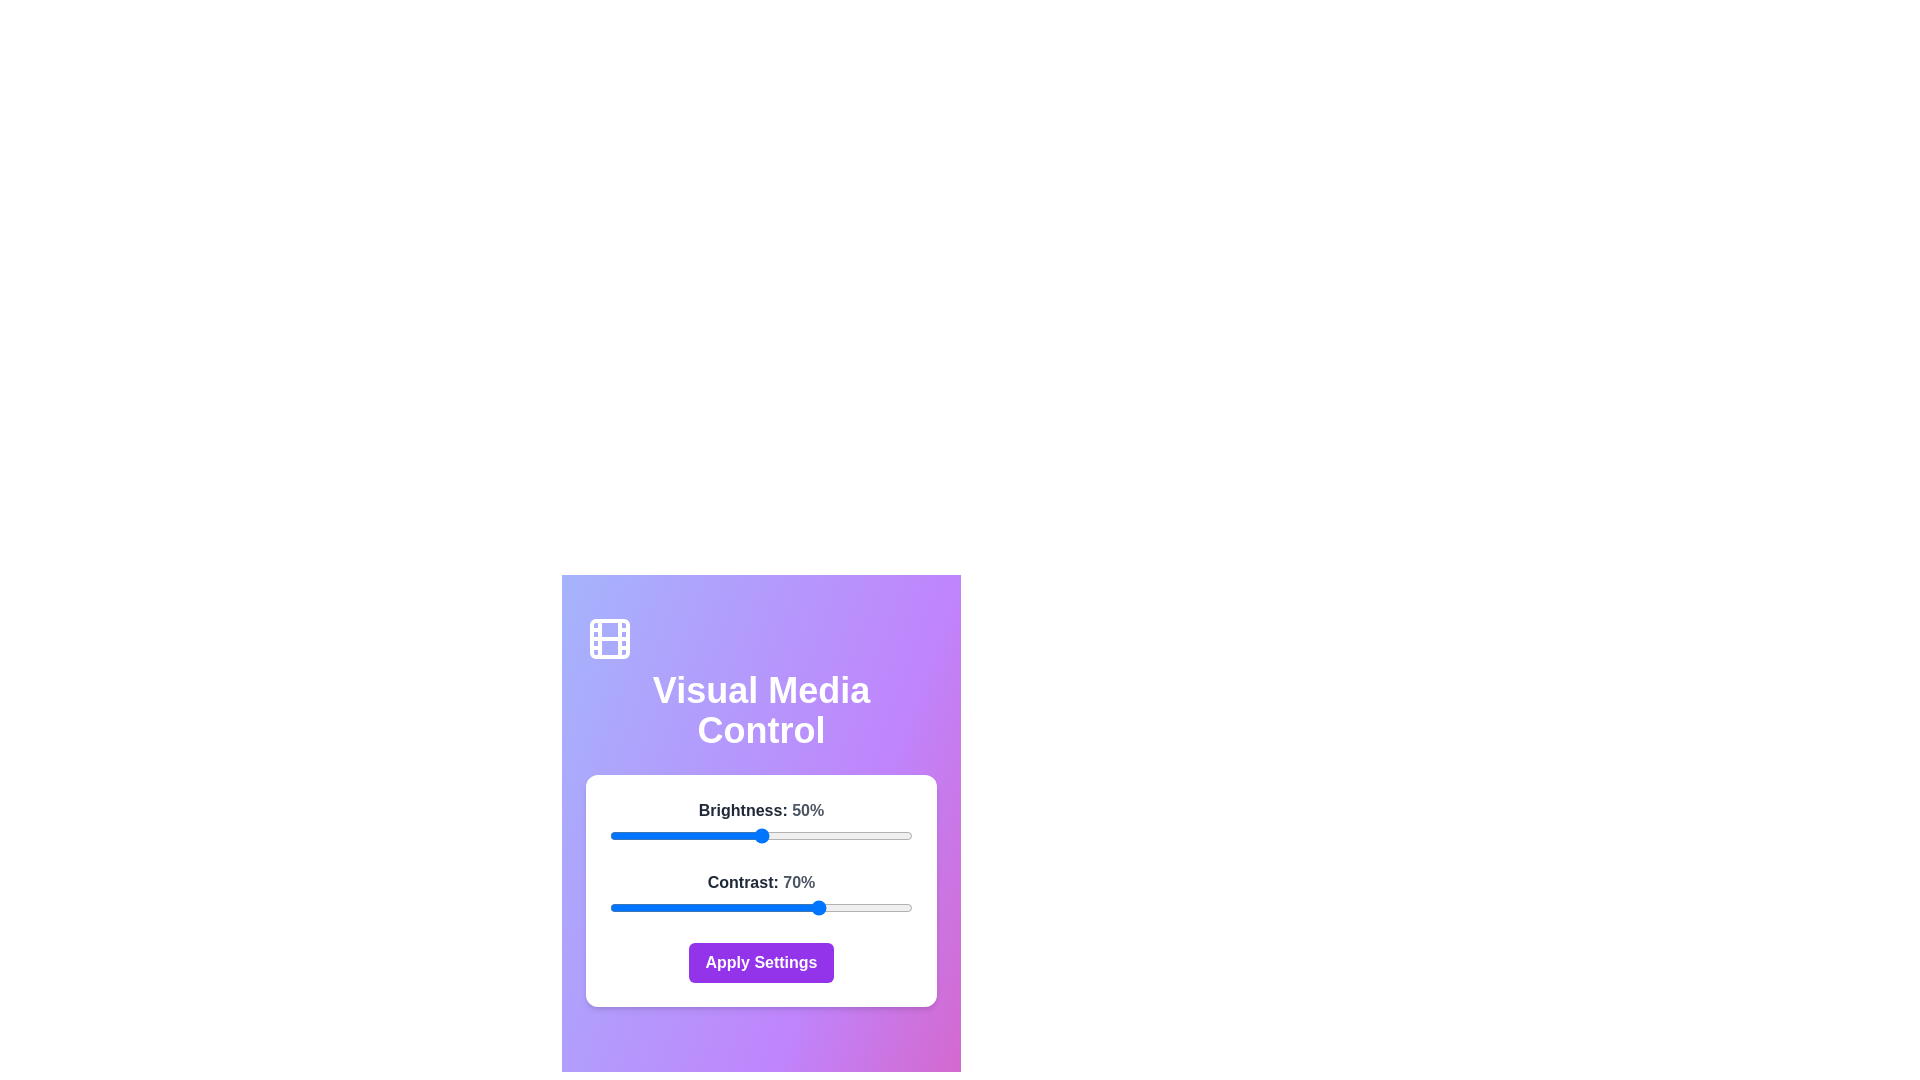  I want to click on the contrast slider to 19%, so click(667, 907).